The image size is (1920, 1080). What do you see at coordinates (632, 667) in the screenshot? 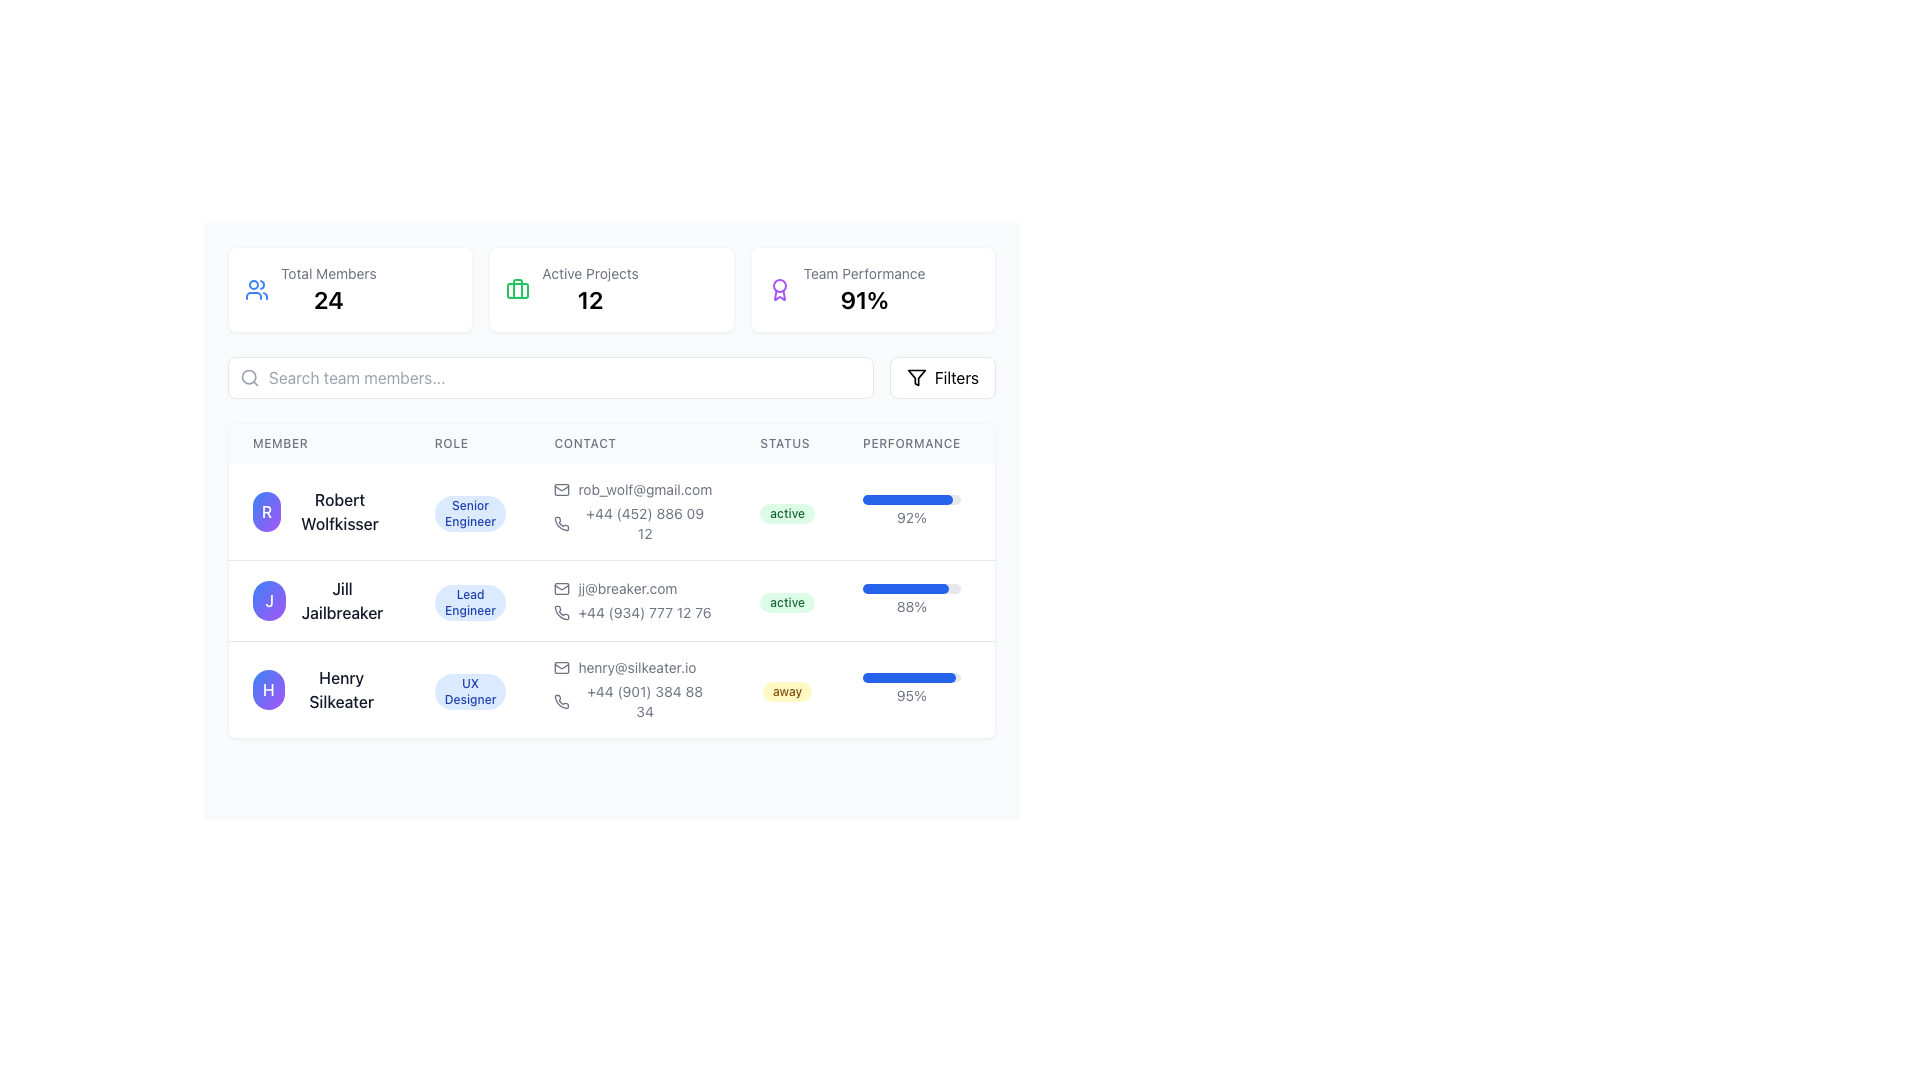
I see `the static text displaying the email address associated with 'Henry Silkeater' in the 'Contact' column of the table, which is represented in a small gray font with an envelope icon to its left` at bounding box center [632, 667].